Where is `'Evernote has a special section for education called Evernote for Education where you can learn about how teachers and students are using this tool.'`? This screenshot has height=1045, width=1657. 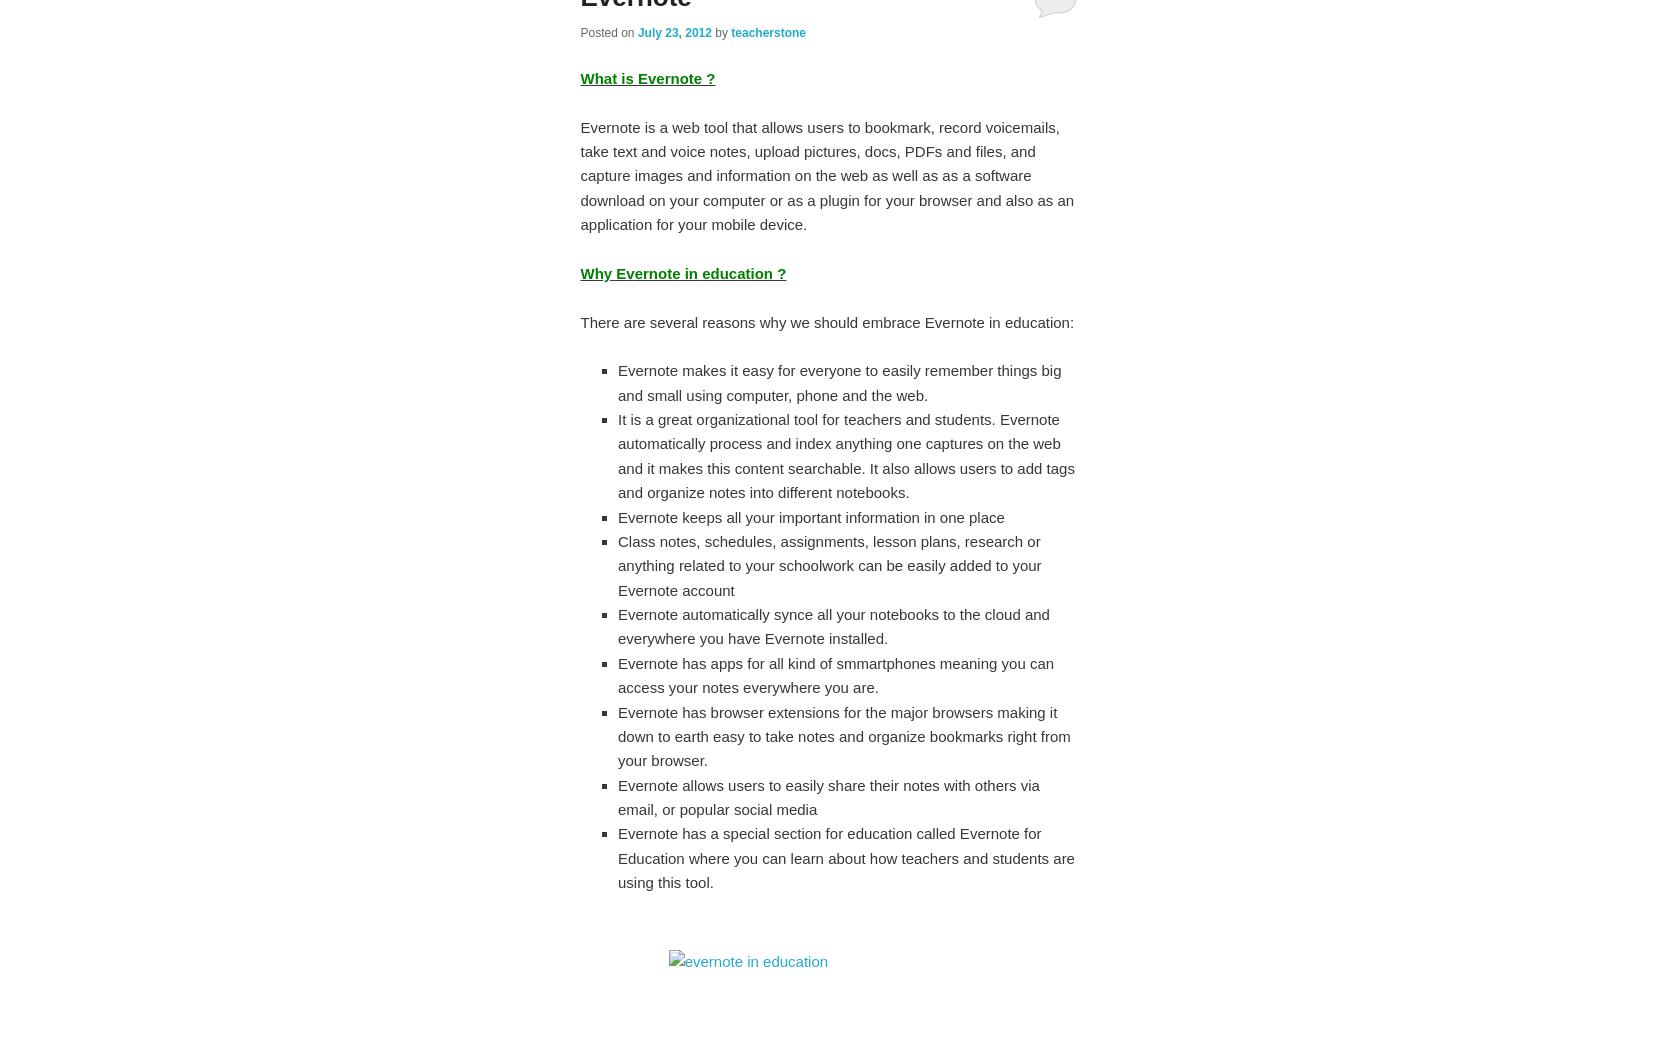 'Evernote has a special section for education called Evernote for Education where you can learn about how teachers and students are using this tool.' is located at coordinates (846, 857).